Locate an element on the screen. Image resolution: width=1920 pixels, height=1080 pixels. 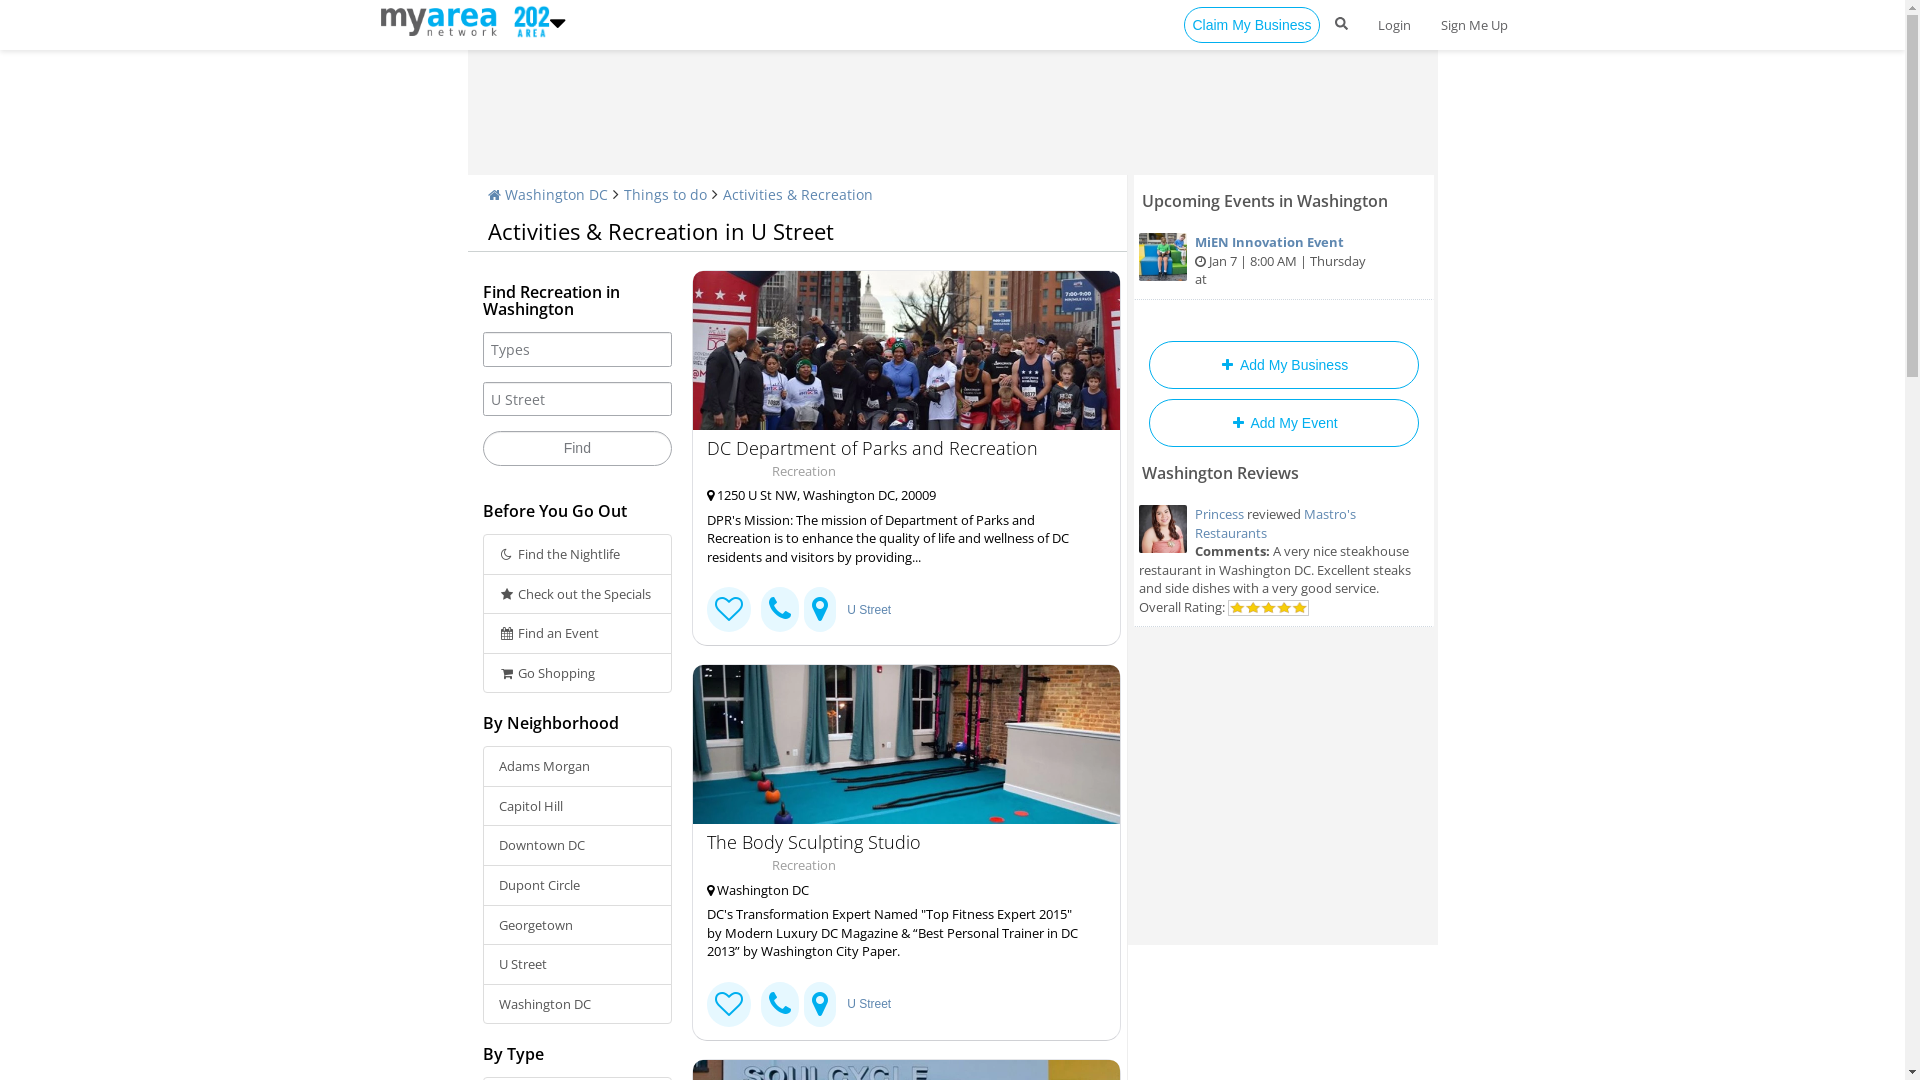
'Add My Business' is located at coordinates (1147, 365).